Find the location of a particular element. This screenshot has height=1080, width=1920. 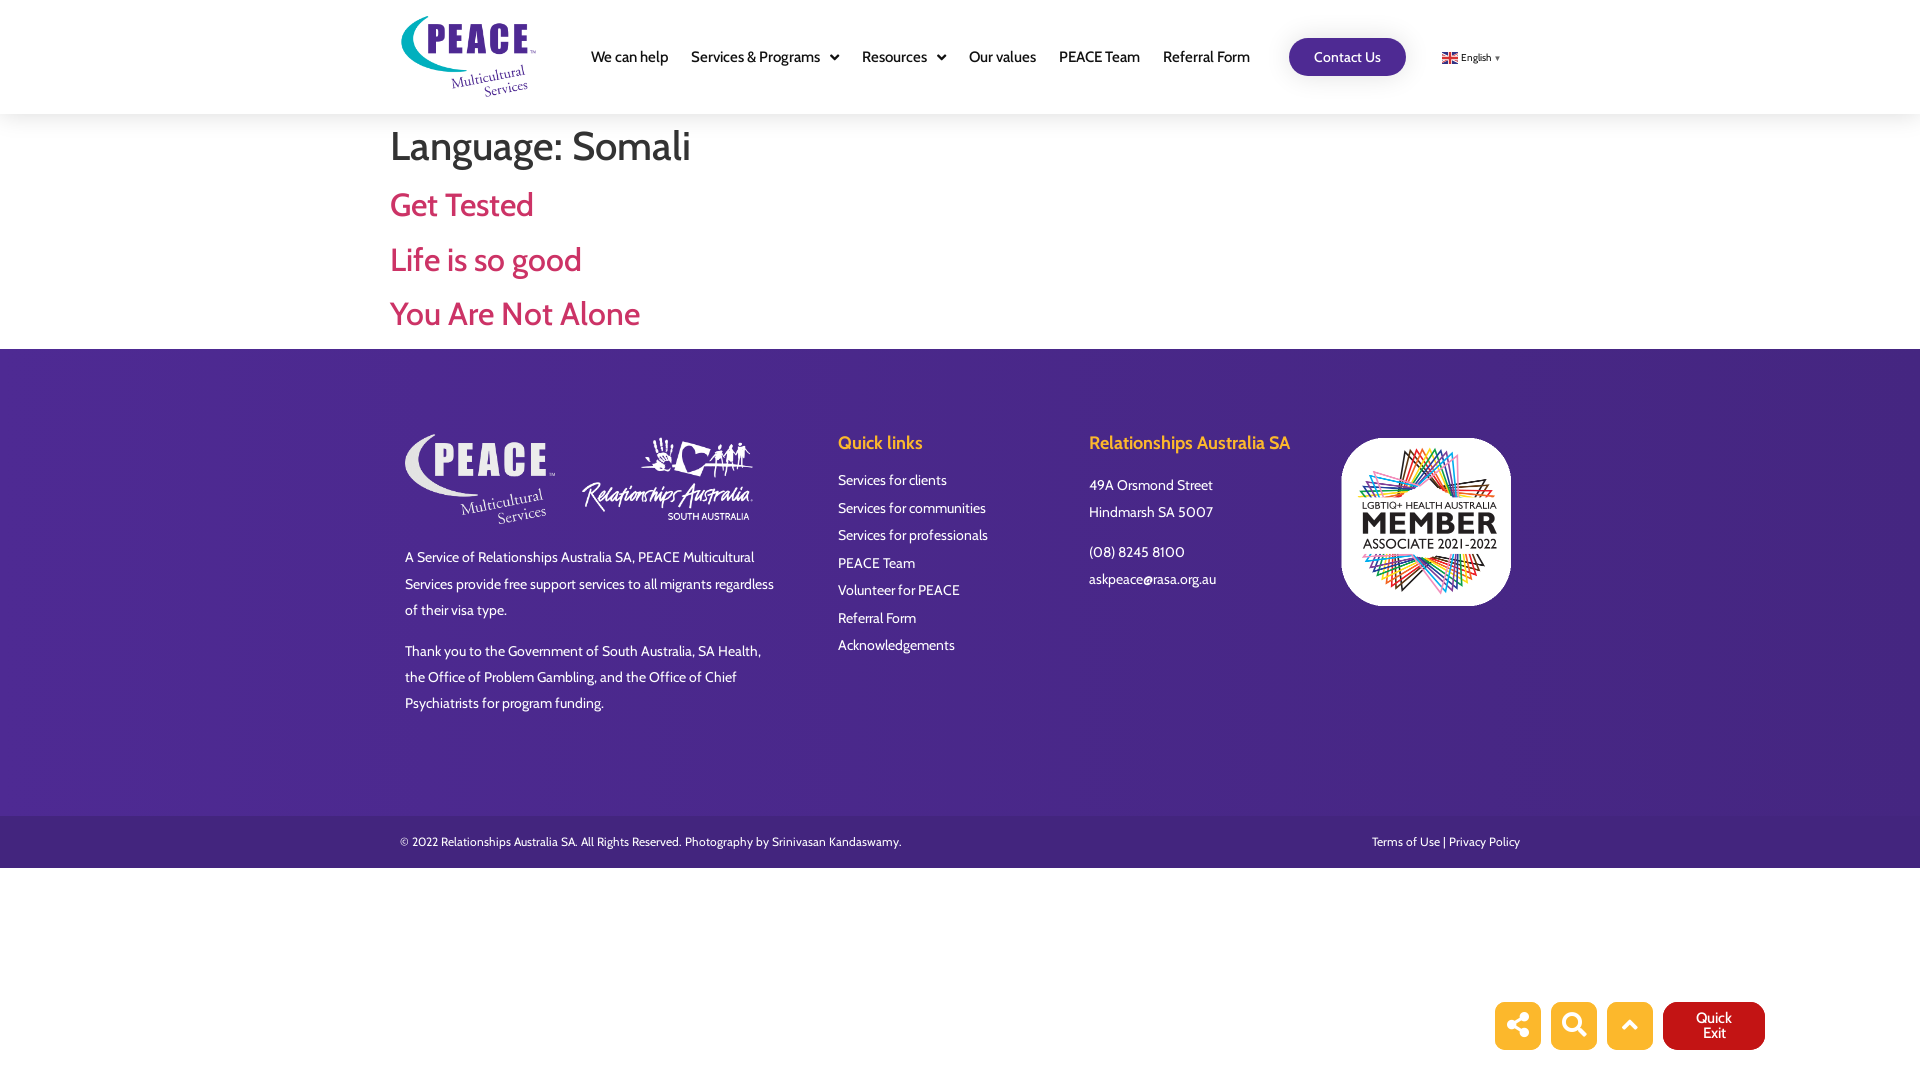

'Terms of Use' is located at coordinates (1405, 841).